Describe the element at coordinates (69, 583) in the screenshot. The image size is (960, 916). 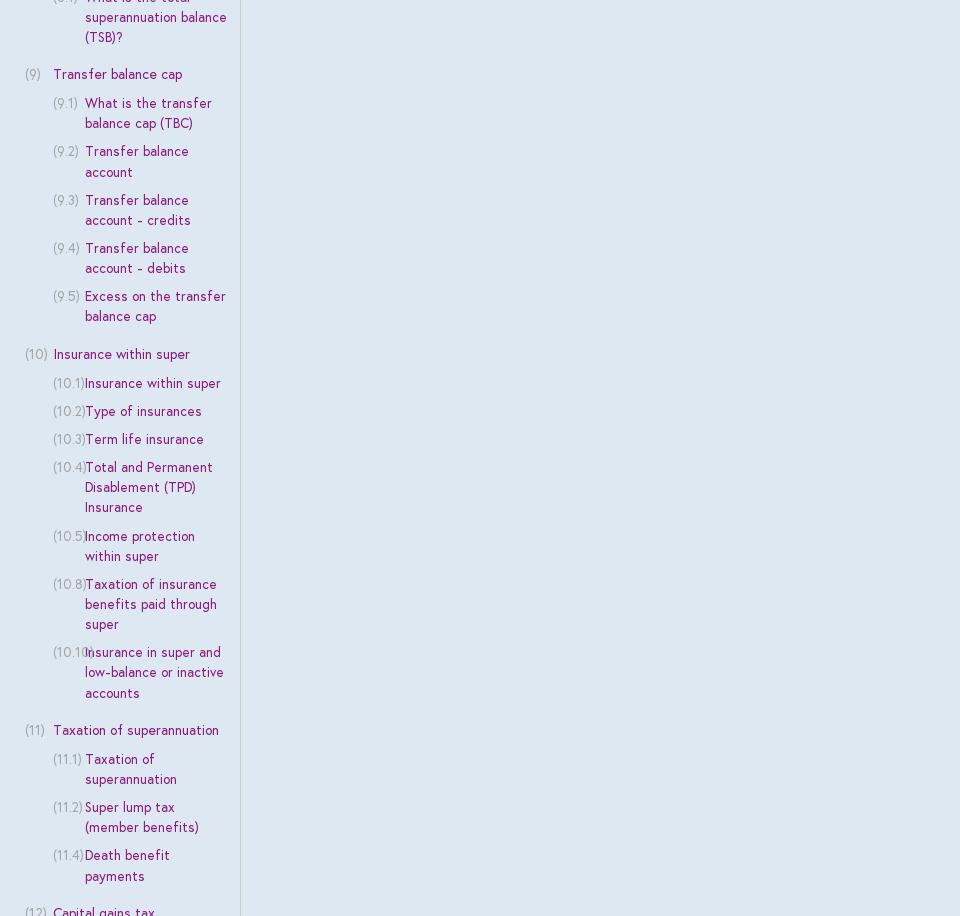
I see `'(10.8)'` at that location.